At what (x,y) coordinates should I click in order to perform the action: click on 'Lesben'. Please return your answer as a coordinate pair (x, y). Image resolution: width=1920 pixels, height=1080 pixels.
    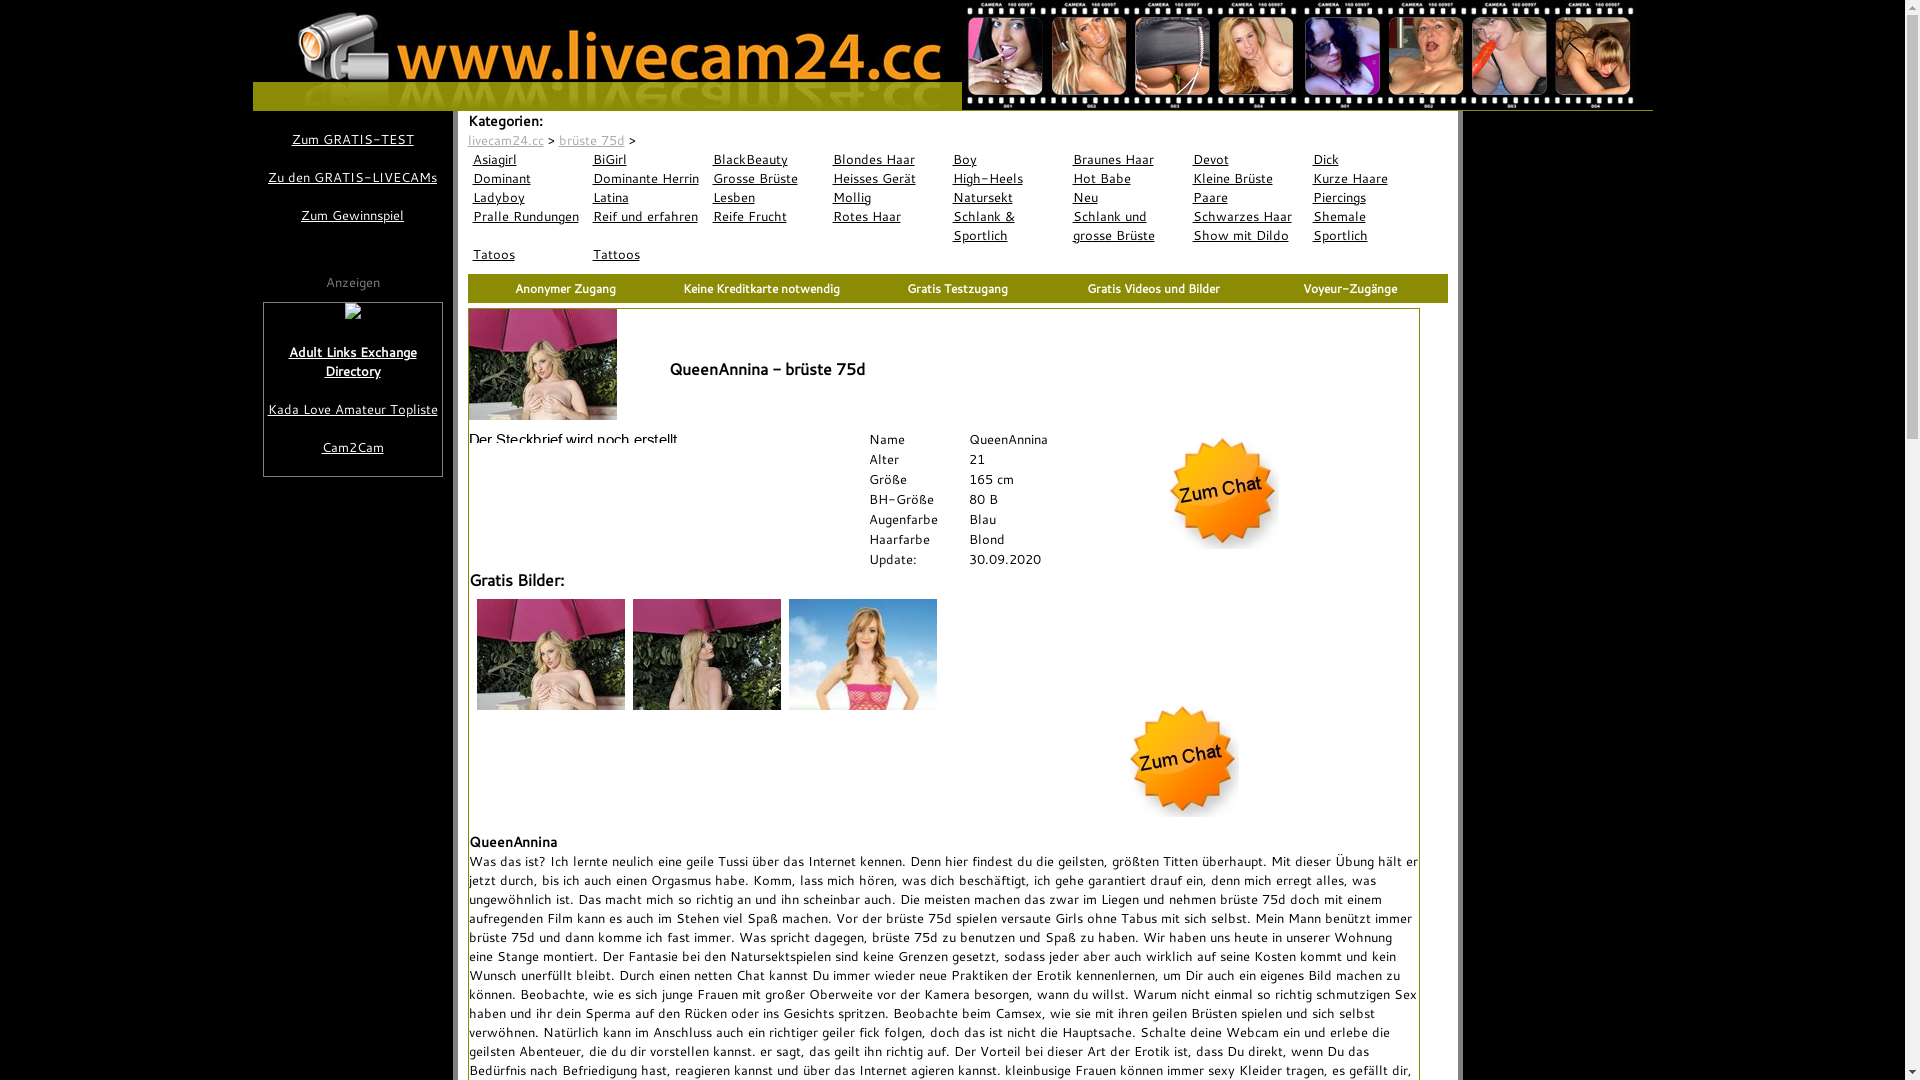
    Looking at the image, I should click on (708, 197).